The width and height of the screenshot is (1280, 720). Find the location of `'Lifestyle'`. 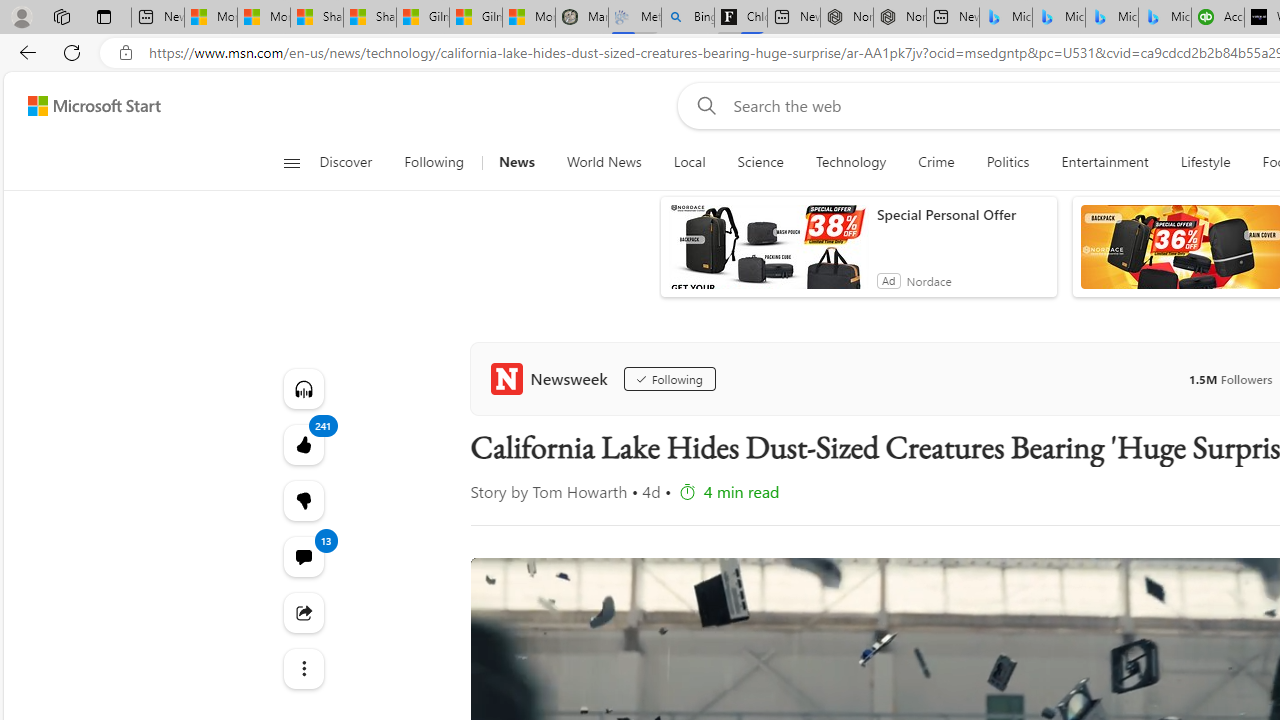

'Lifestyle' is located at coordinates (1204, 162).